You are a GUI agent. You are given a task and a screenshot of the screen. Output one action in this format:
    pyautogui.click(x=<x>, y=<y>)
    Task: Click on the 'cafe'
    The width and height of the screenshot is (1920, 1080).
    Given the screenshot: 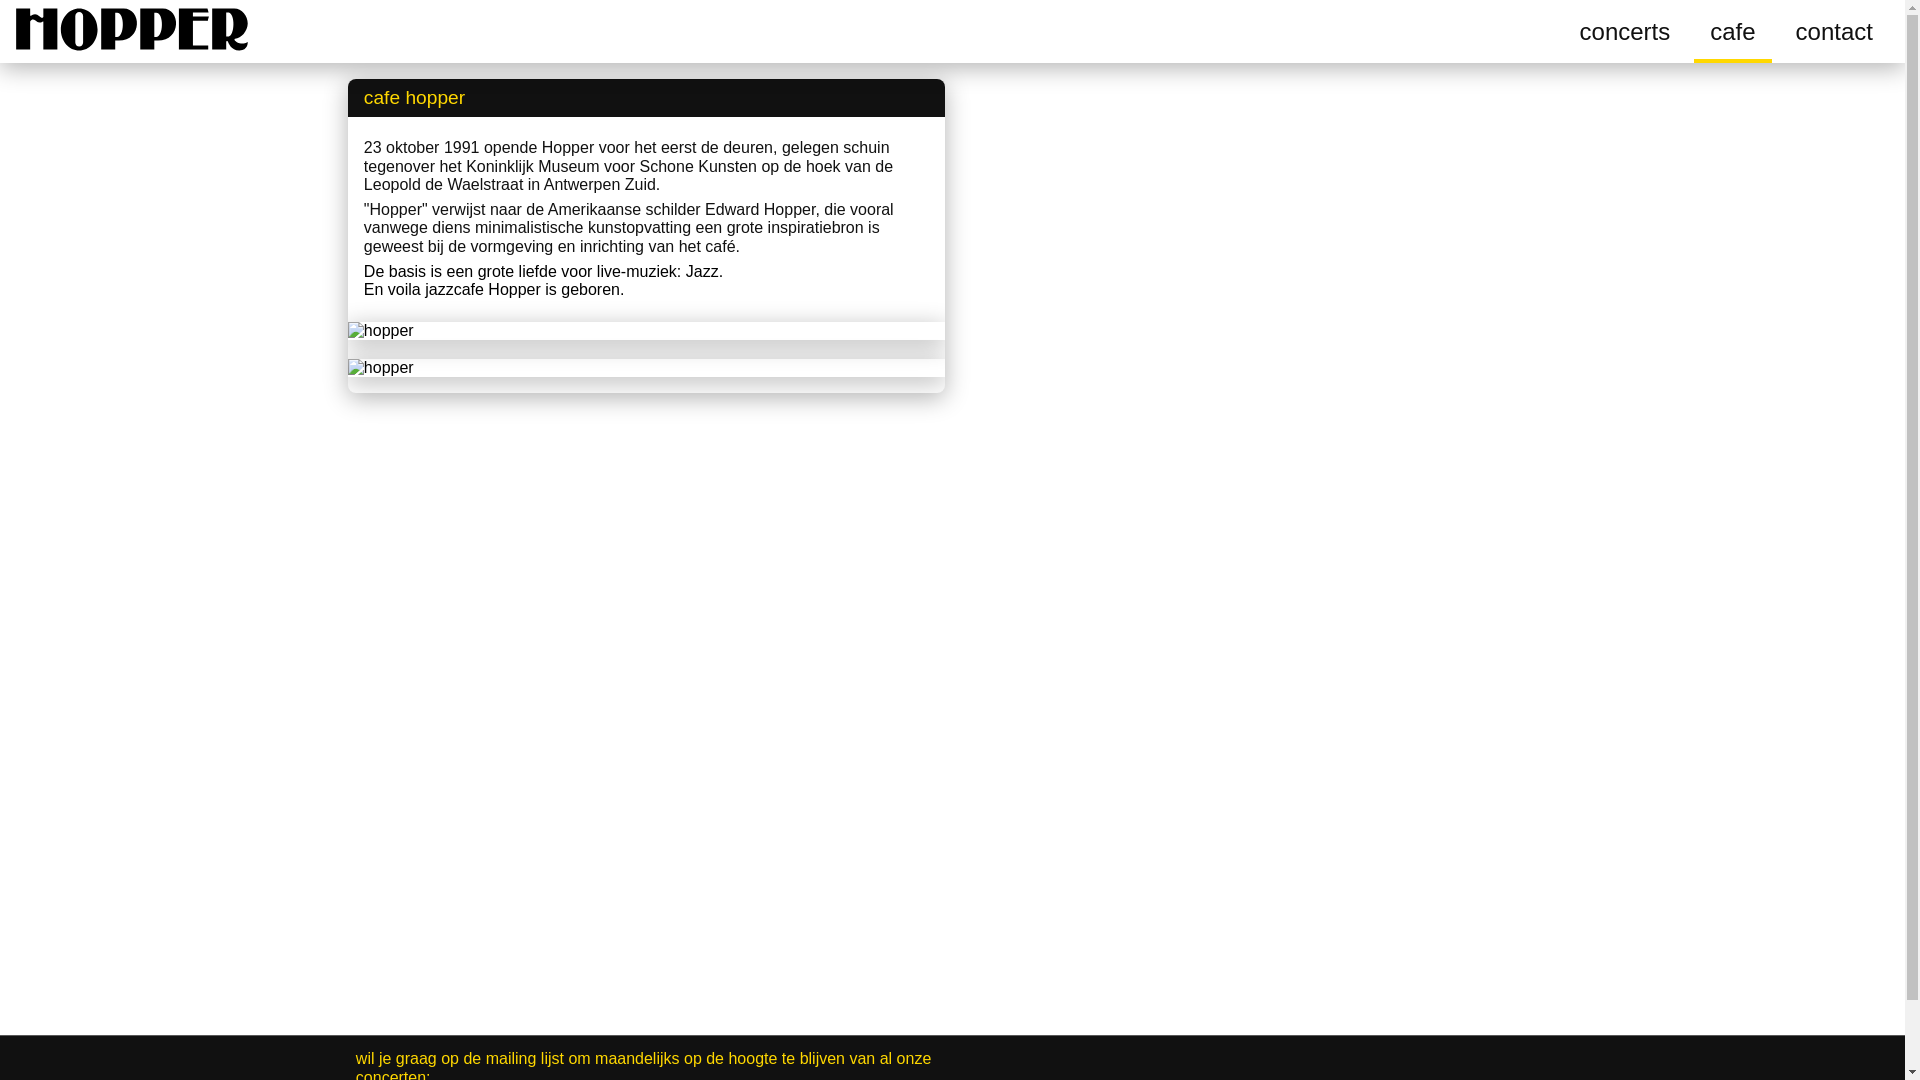 What is the action you would take?
    pyautogui.click(x=1708, y=31)
    